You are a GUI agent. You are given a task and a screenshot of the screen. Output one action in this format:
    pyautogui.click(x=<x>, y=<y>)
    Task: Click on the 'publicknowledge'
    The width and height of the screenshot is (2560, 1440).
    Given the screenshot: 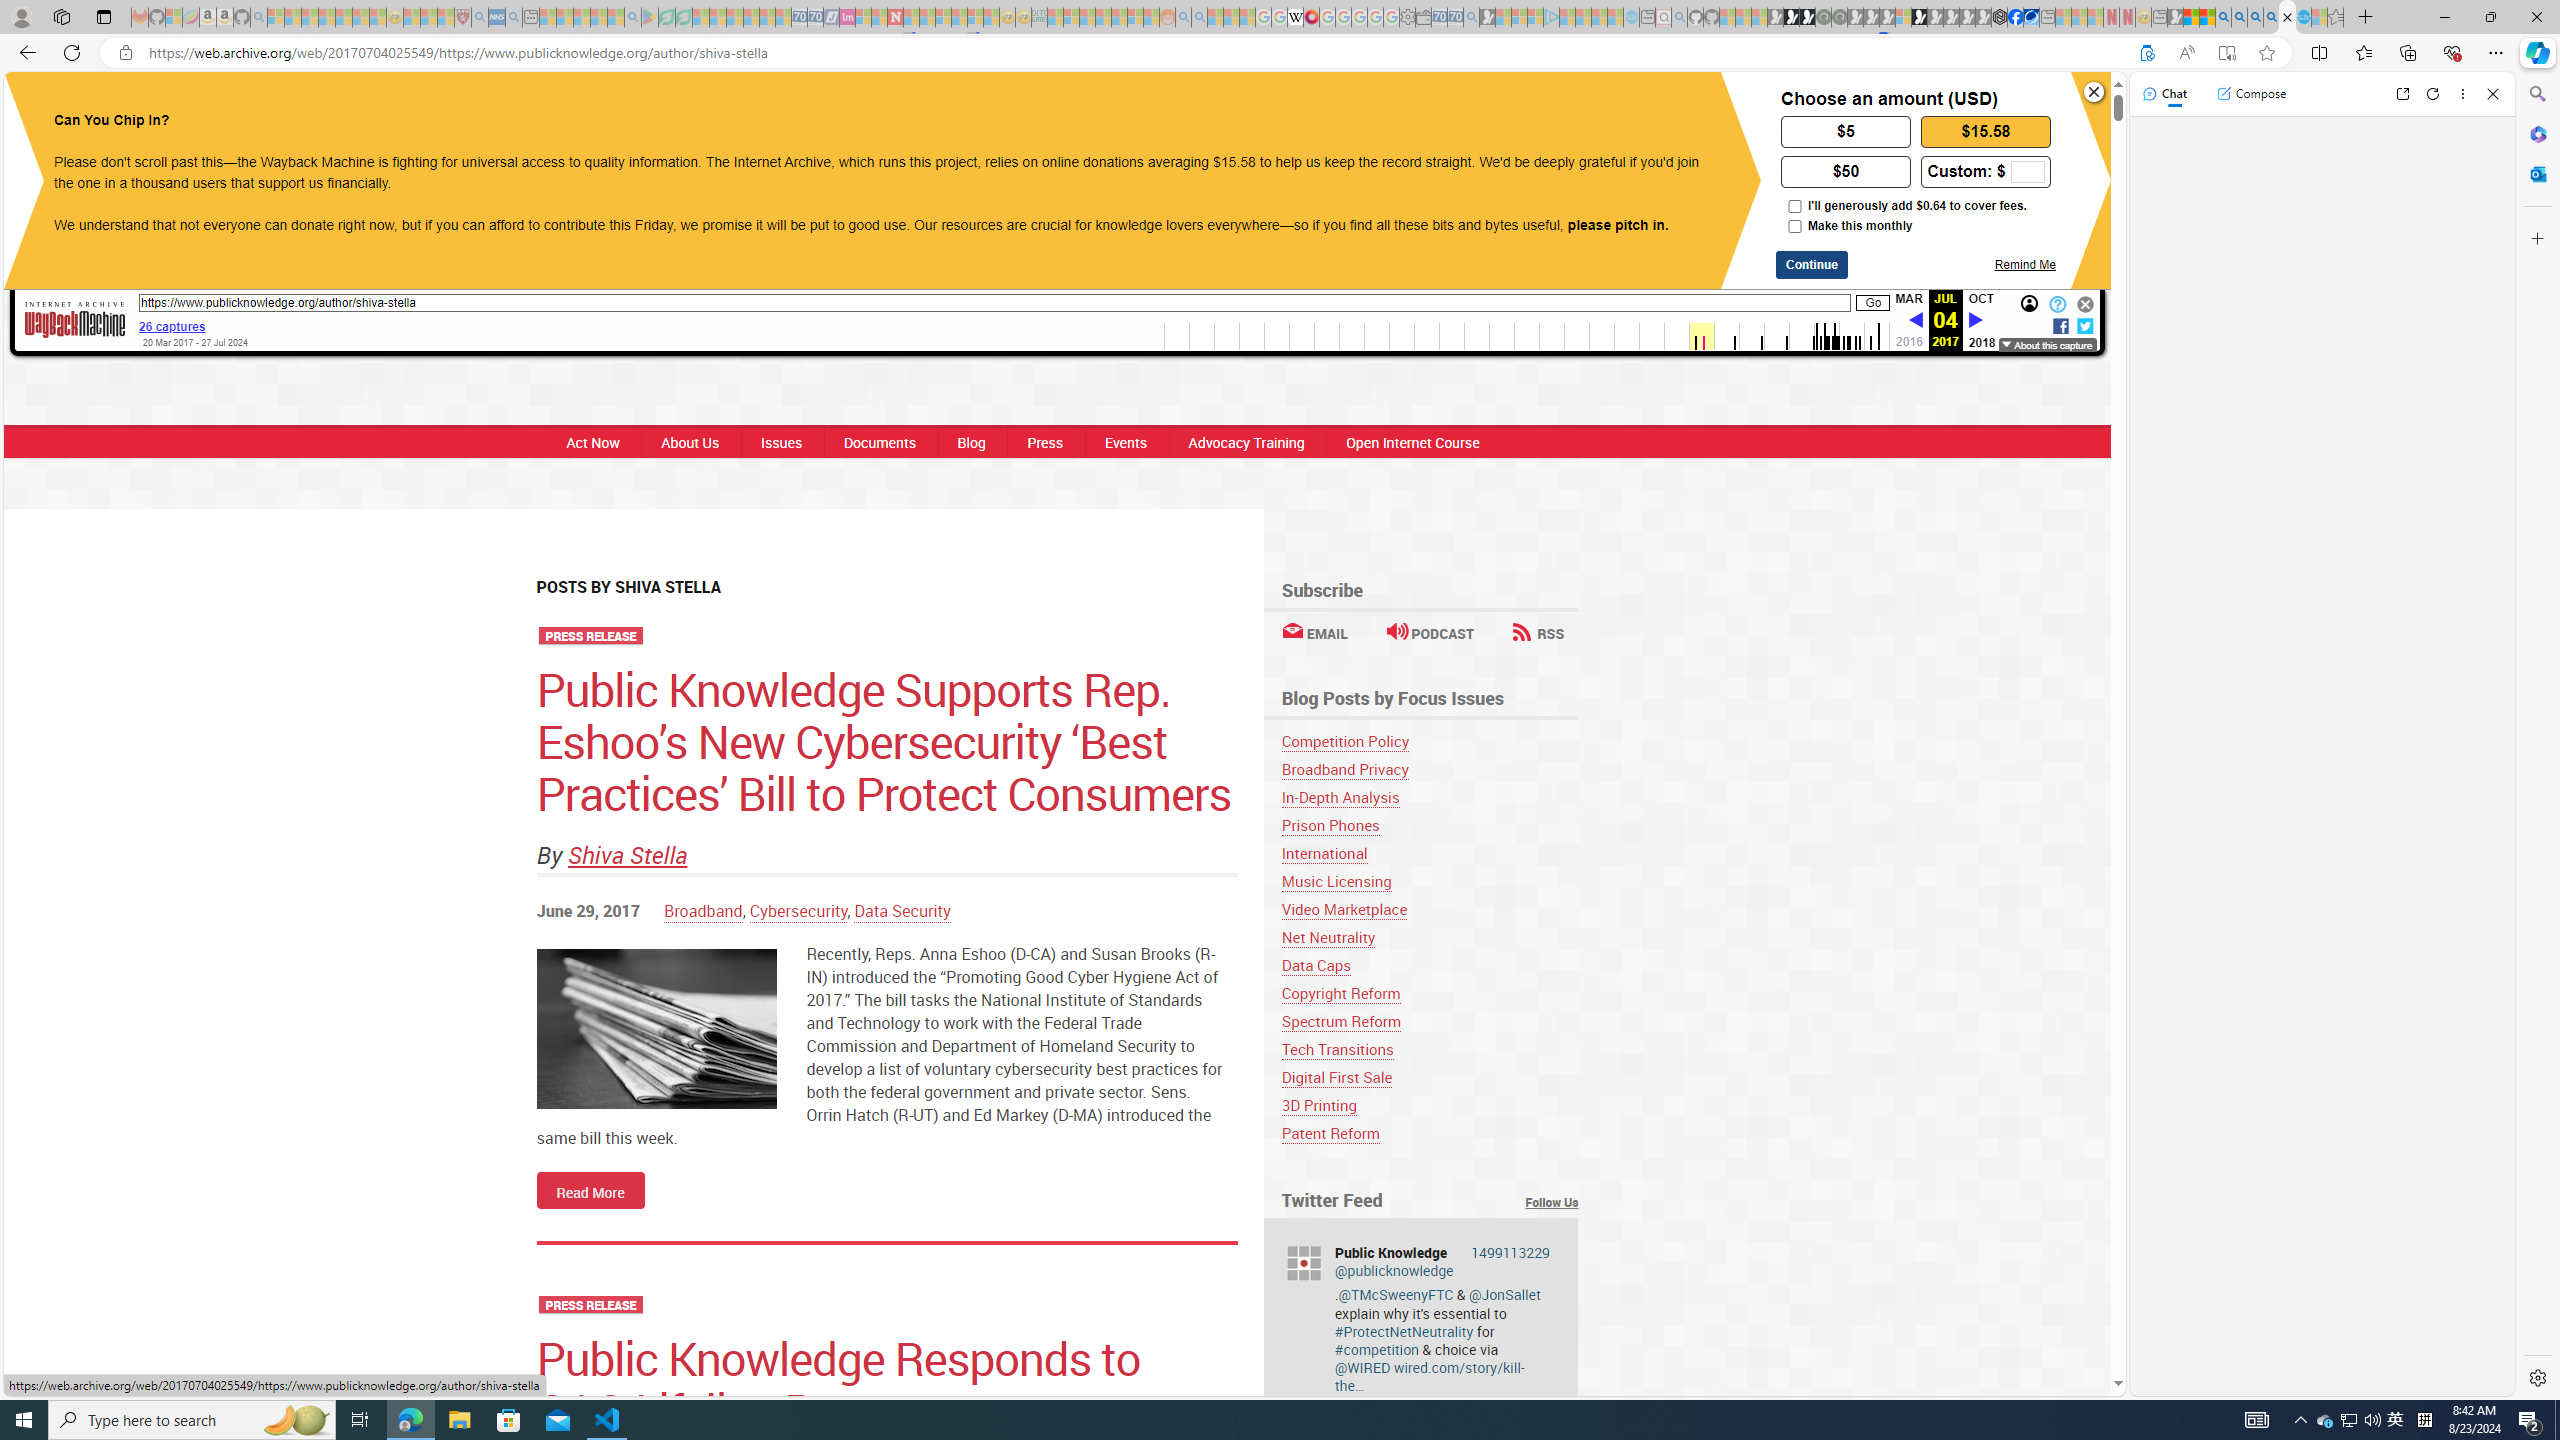 What is the action you would take?
    pyautogui.click(x=1303, y=1263)
    